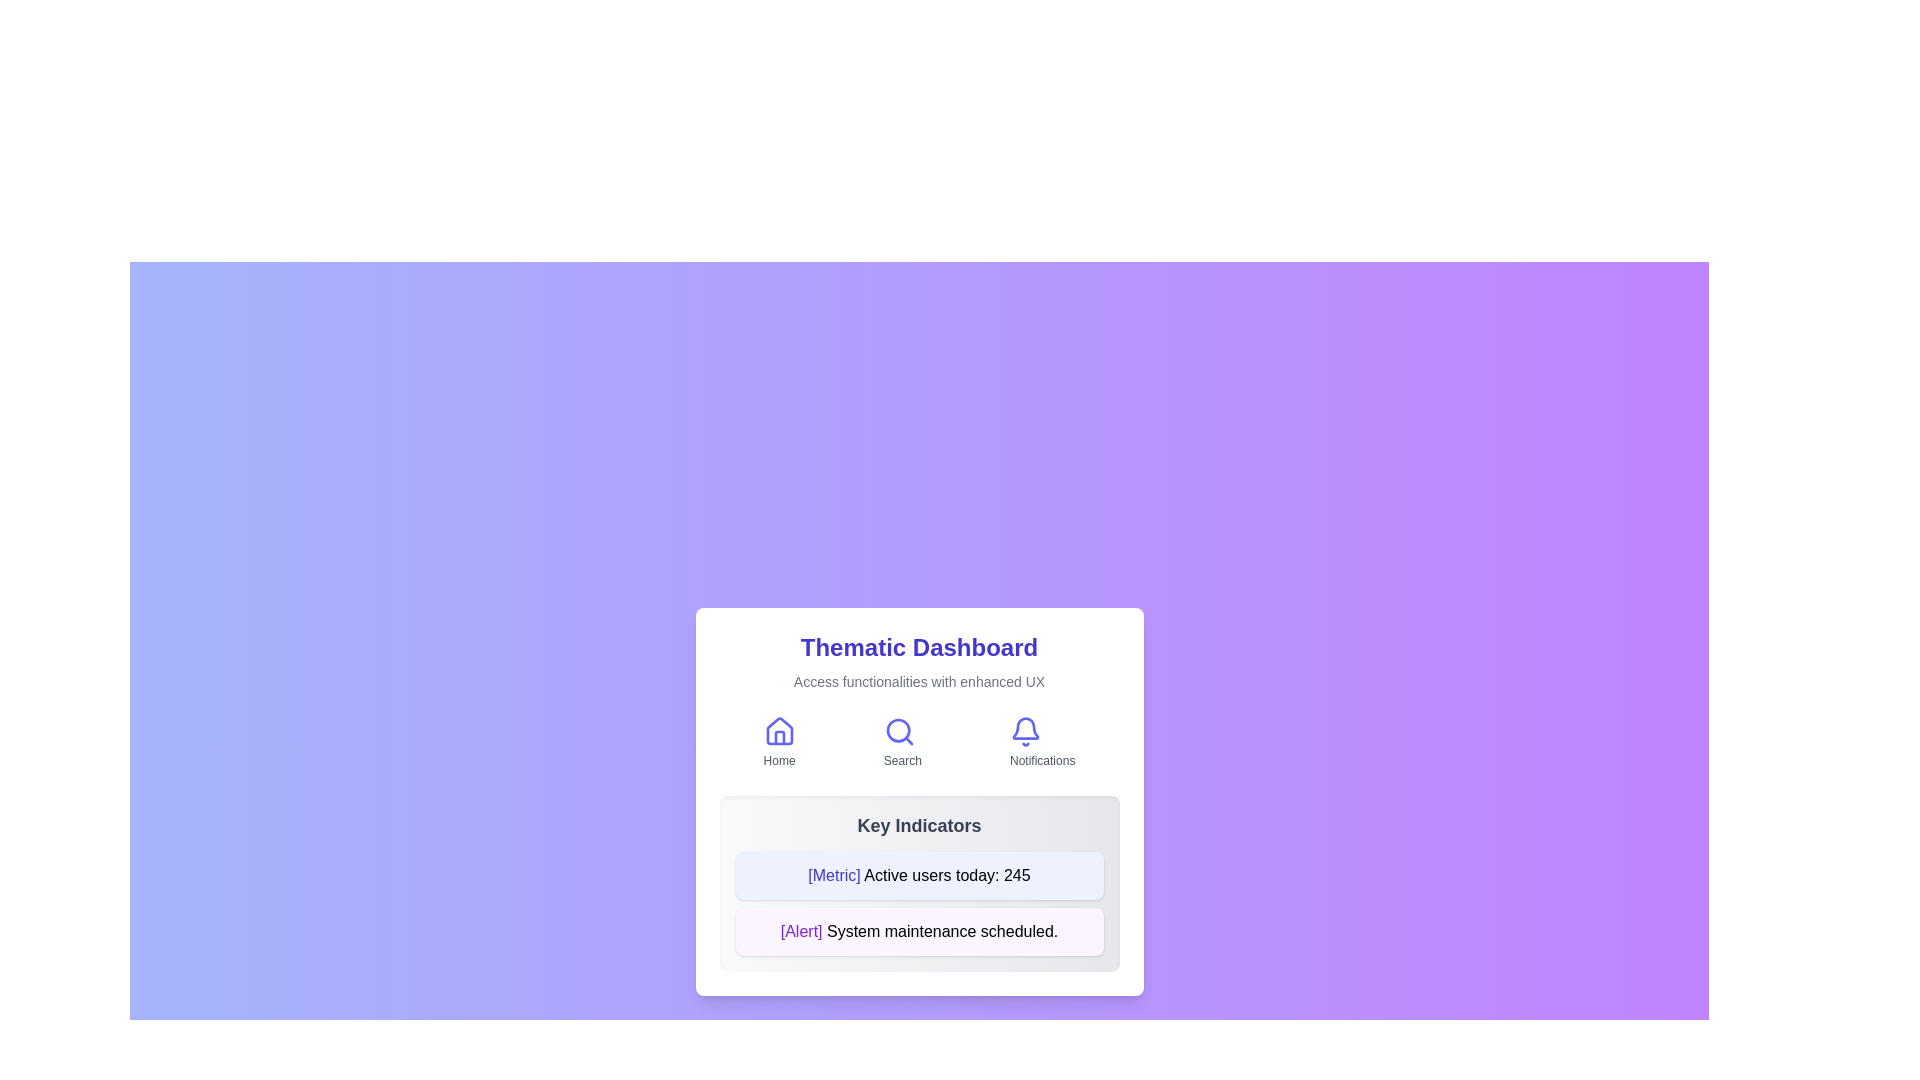  Describe the element at coordinates (918, 662) in the screenshot. I see `text of the heading located at the top of the white card-like area, which serves as a title and description for the surrounding interface` at that location.